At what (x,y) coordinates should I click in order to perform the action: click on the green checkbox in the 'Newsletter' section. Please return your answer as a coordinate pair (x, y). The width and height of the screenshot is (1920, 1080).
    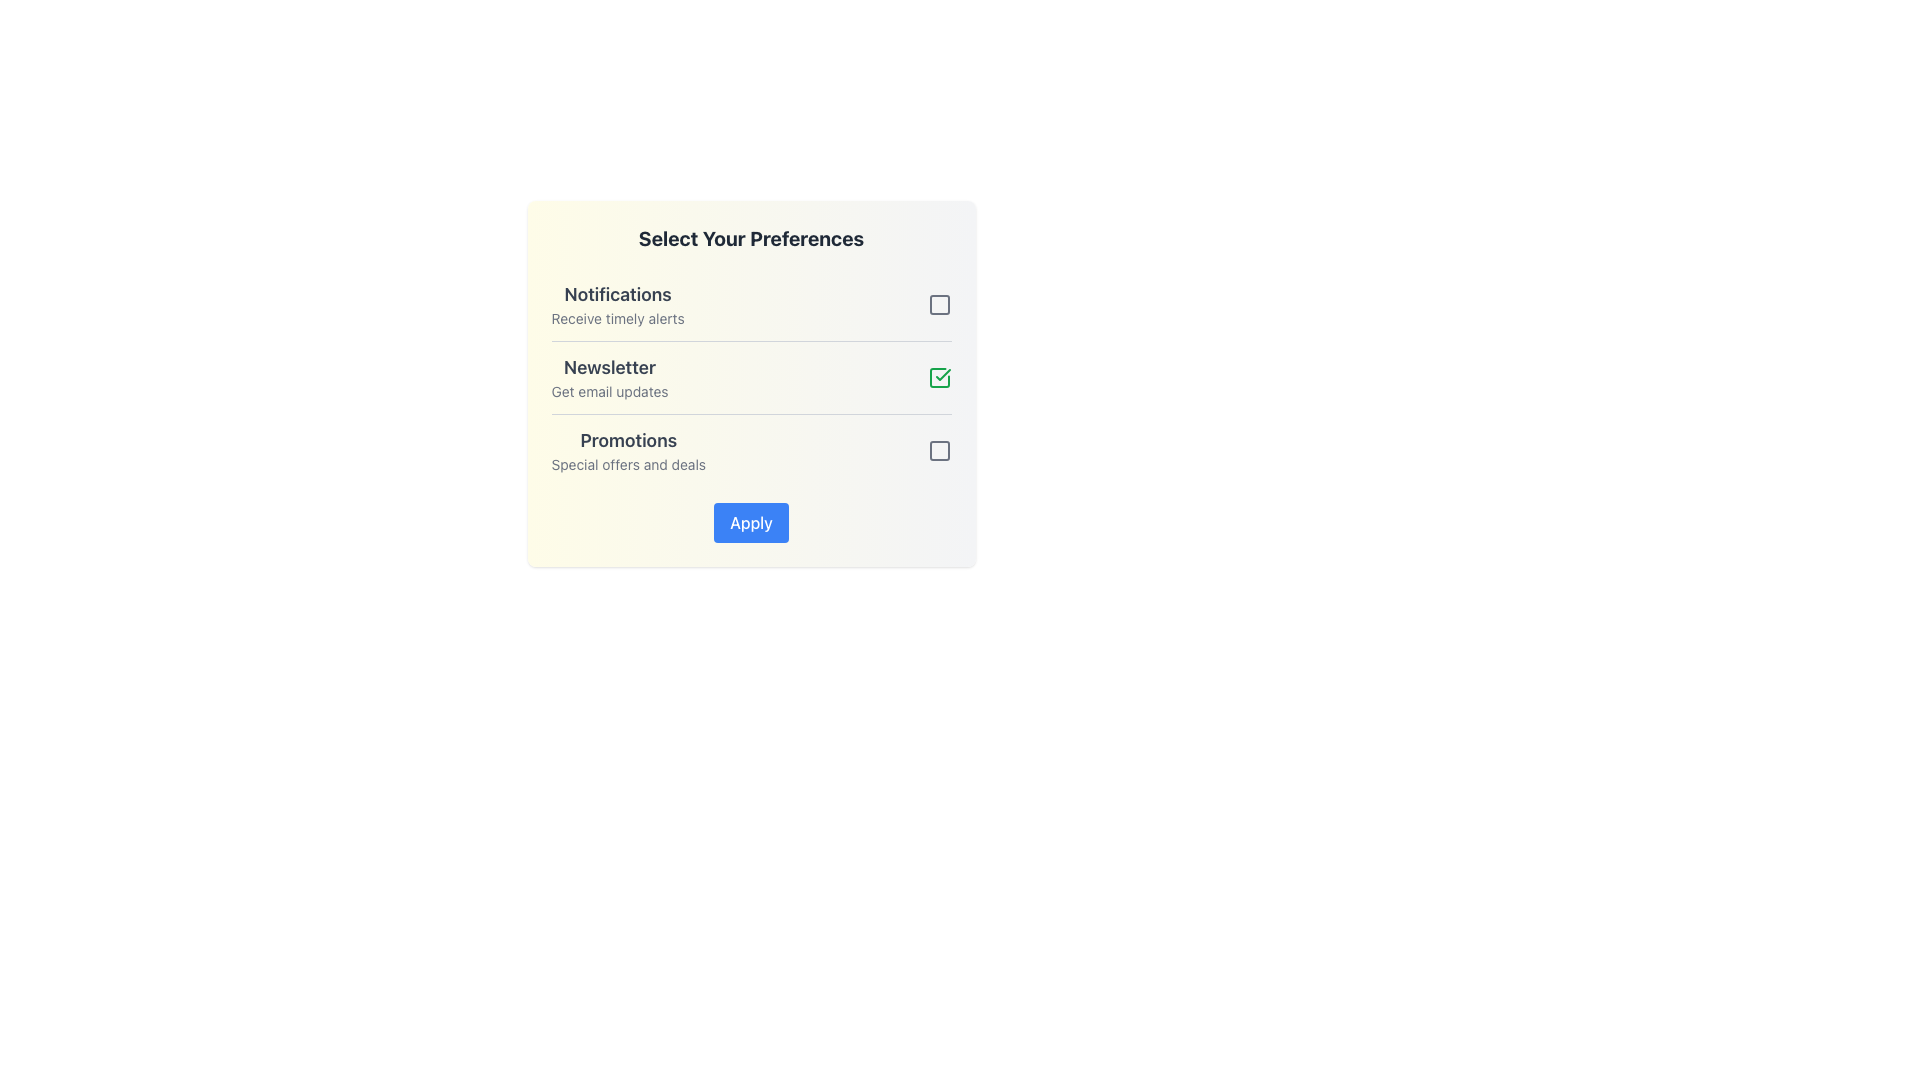
    Looking at the image, I should click on (938, 378).